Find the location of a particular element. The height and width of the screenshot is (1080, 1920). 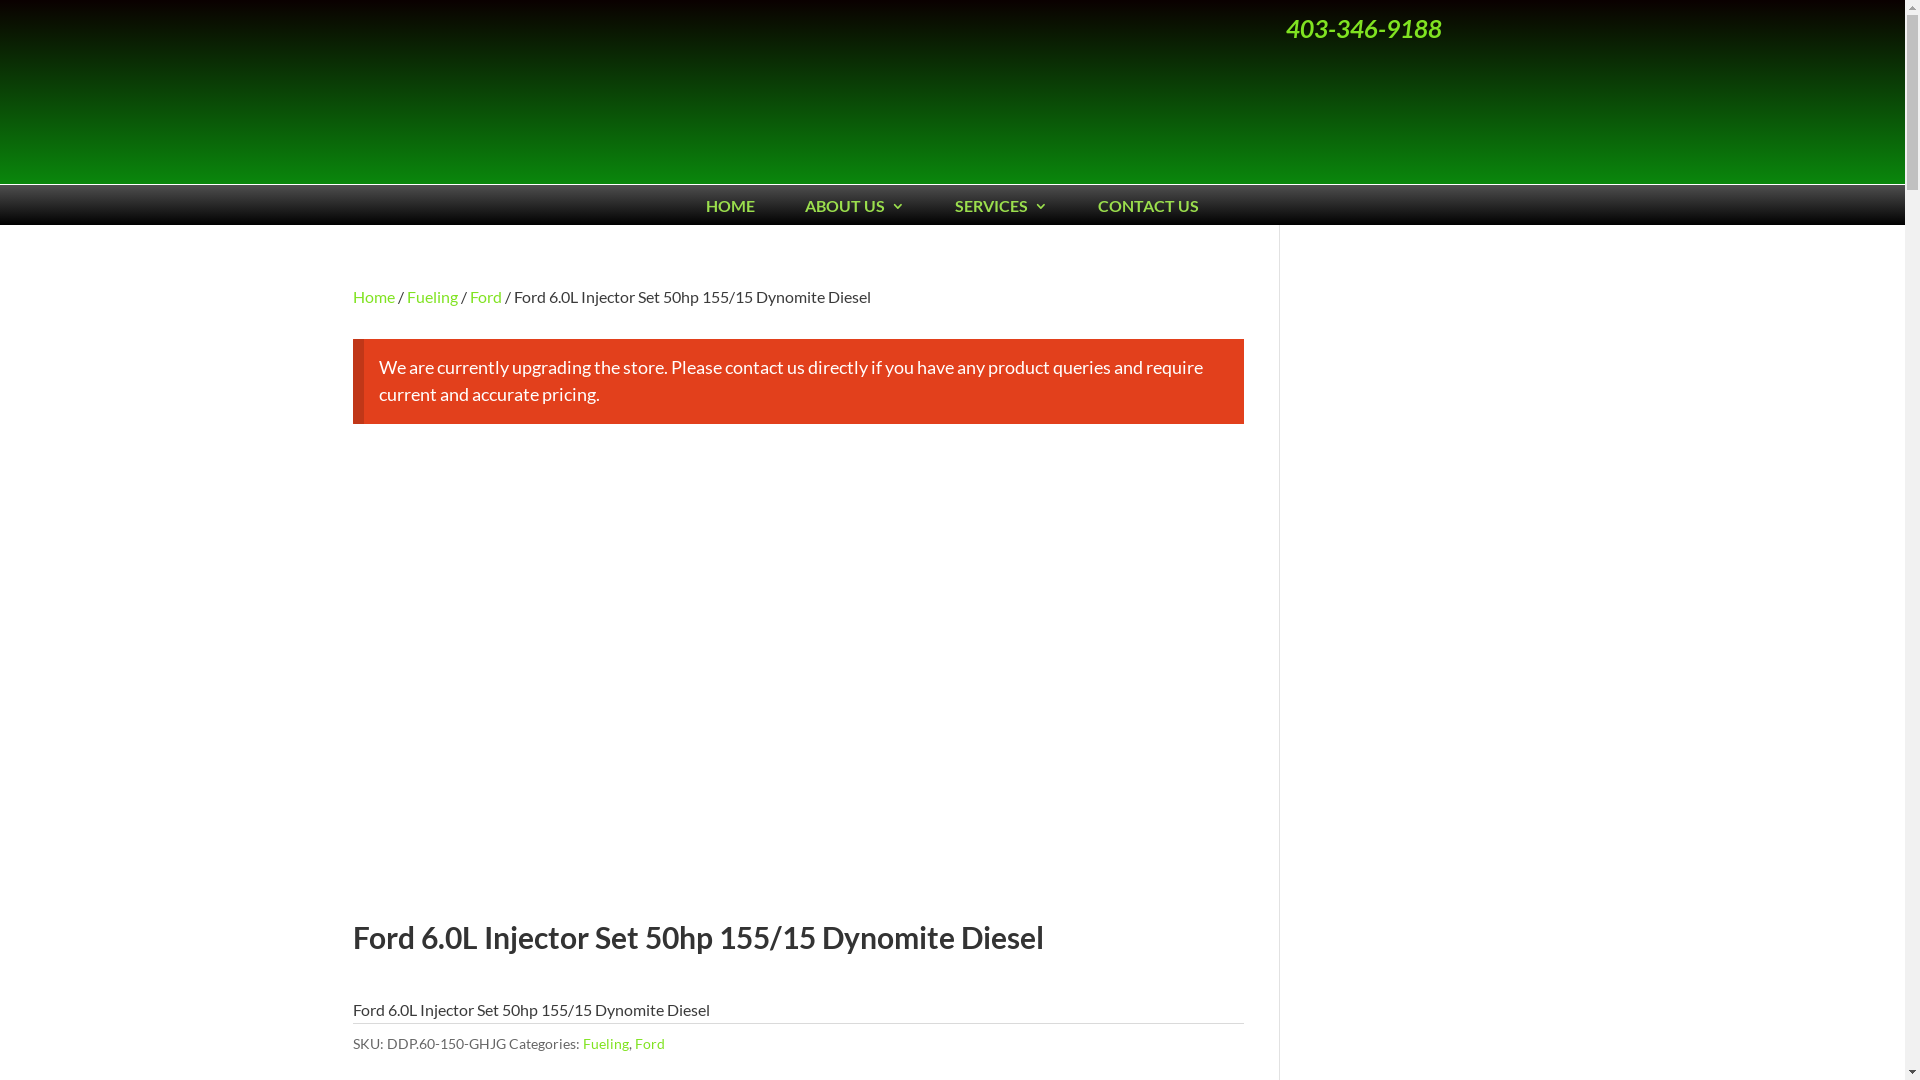

'403-346-9188' is located at coordinates (1362, 28).